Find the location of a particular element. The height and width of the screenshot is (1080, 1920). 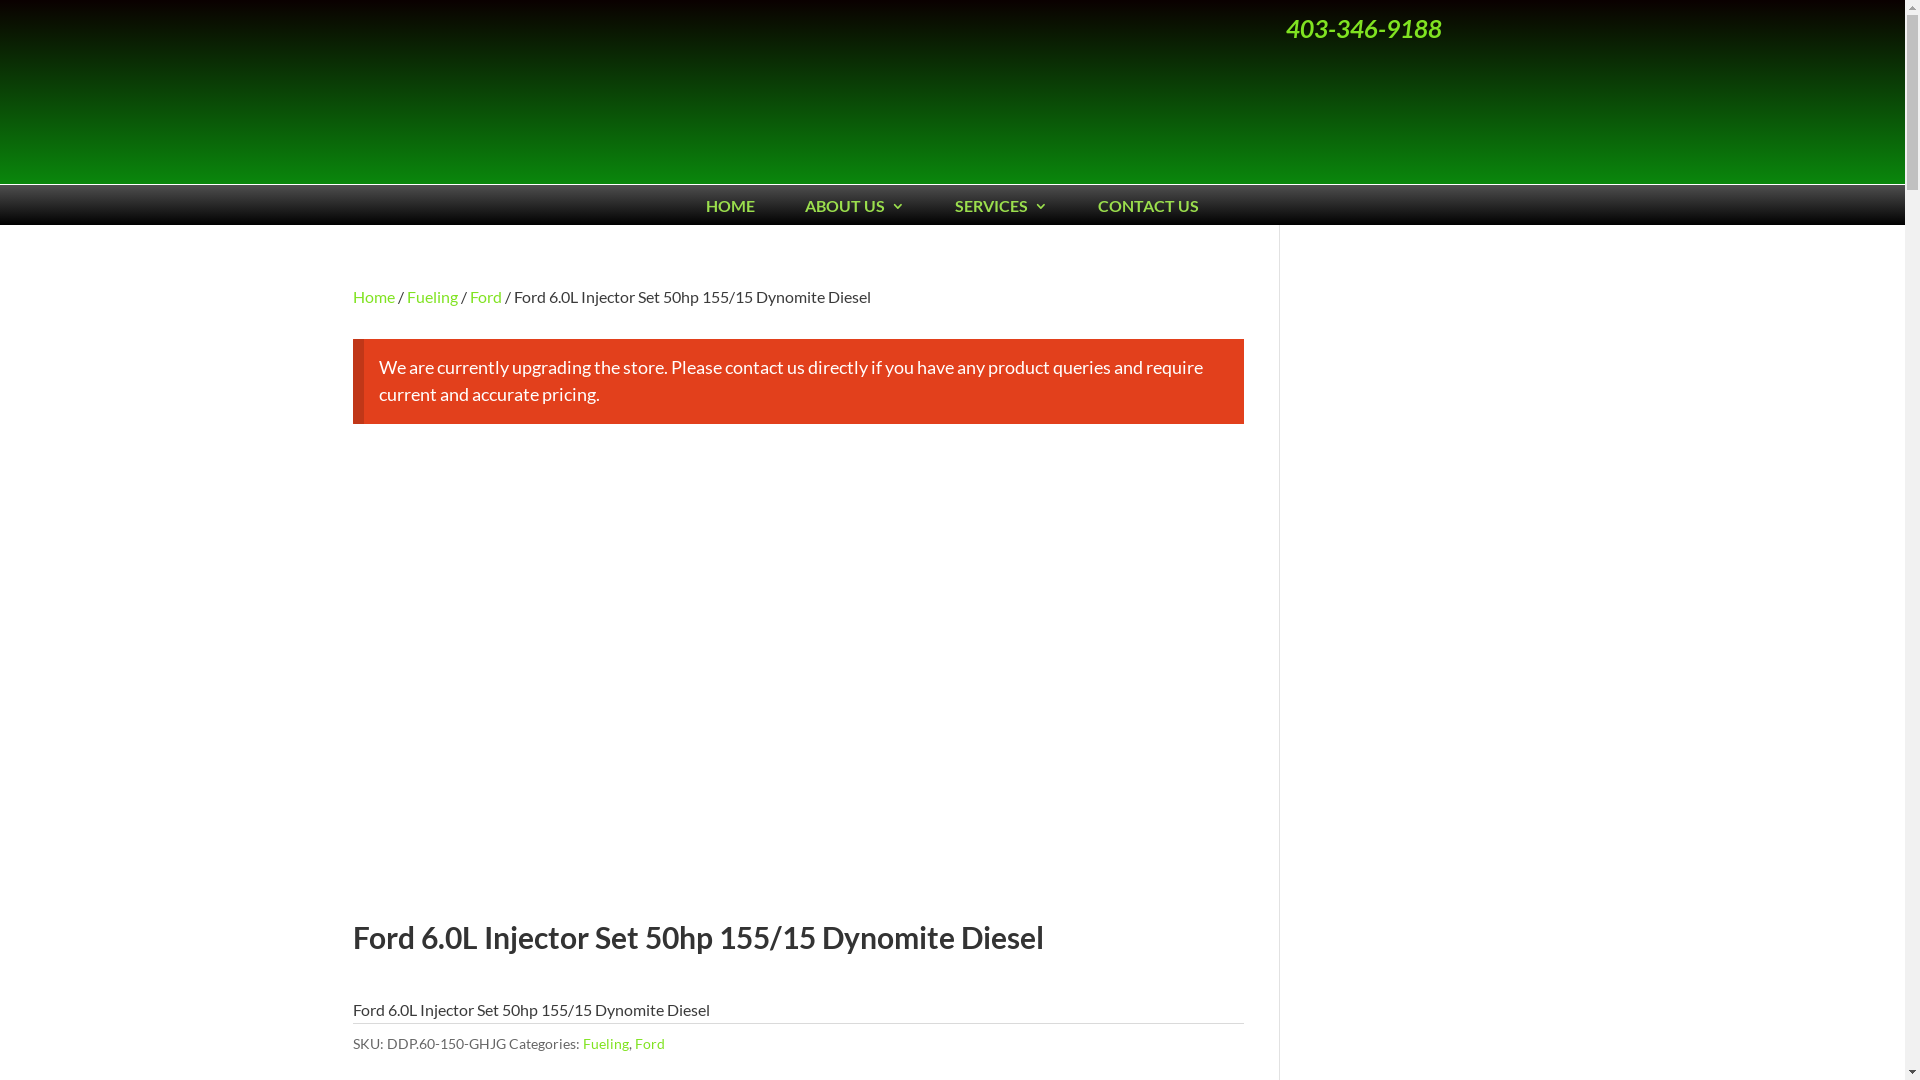

'403-346-9188' is located at coordinates (1362, 28).